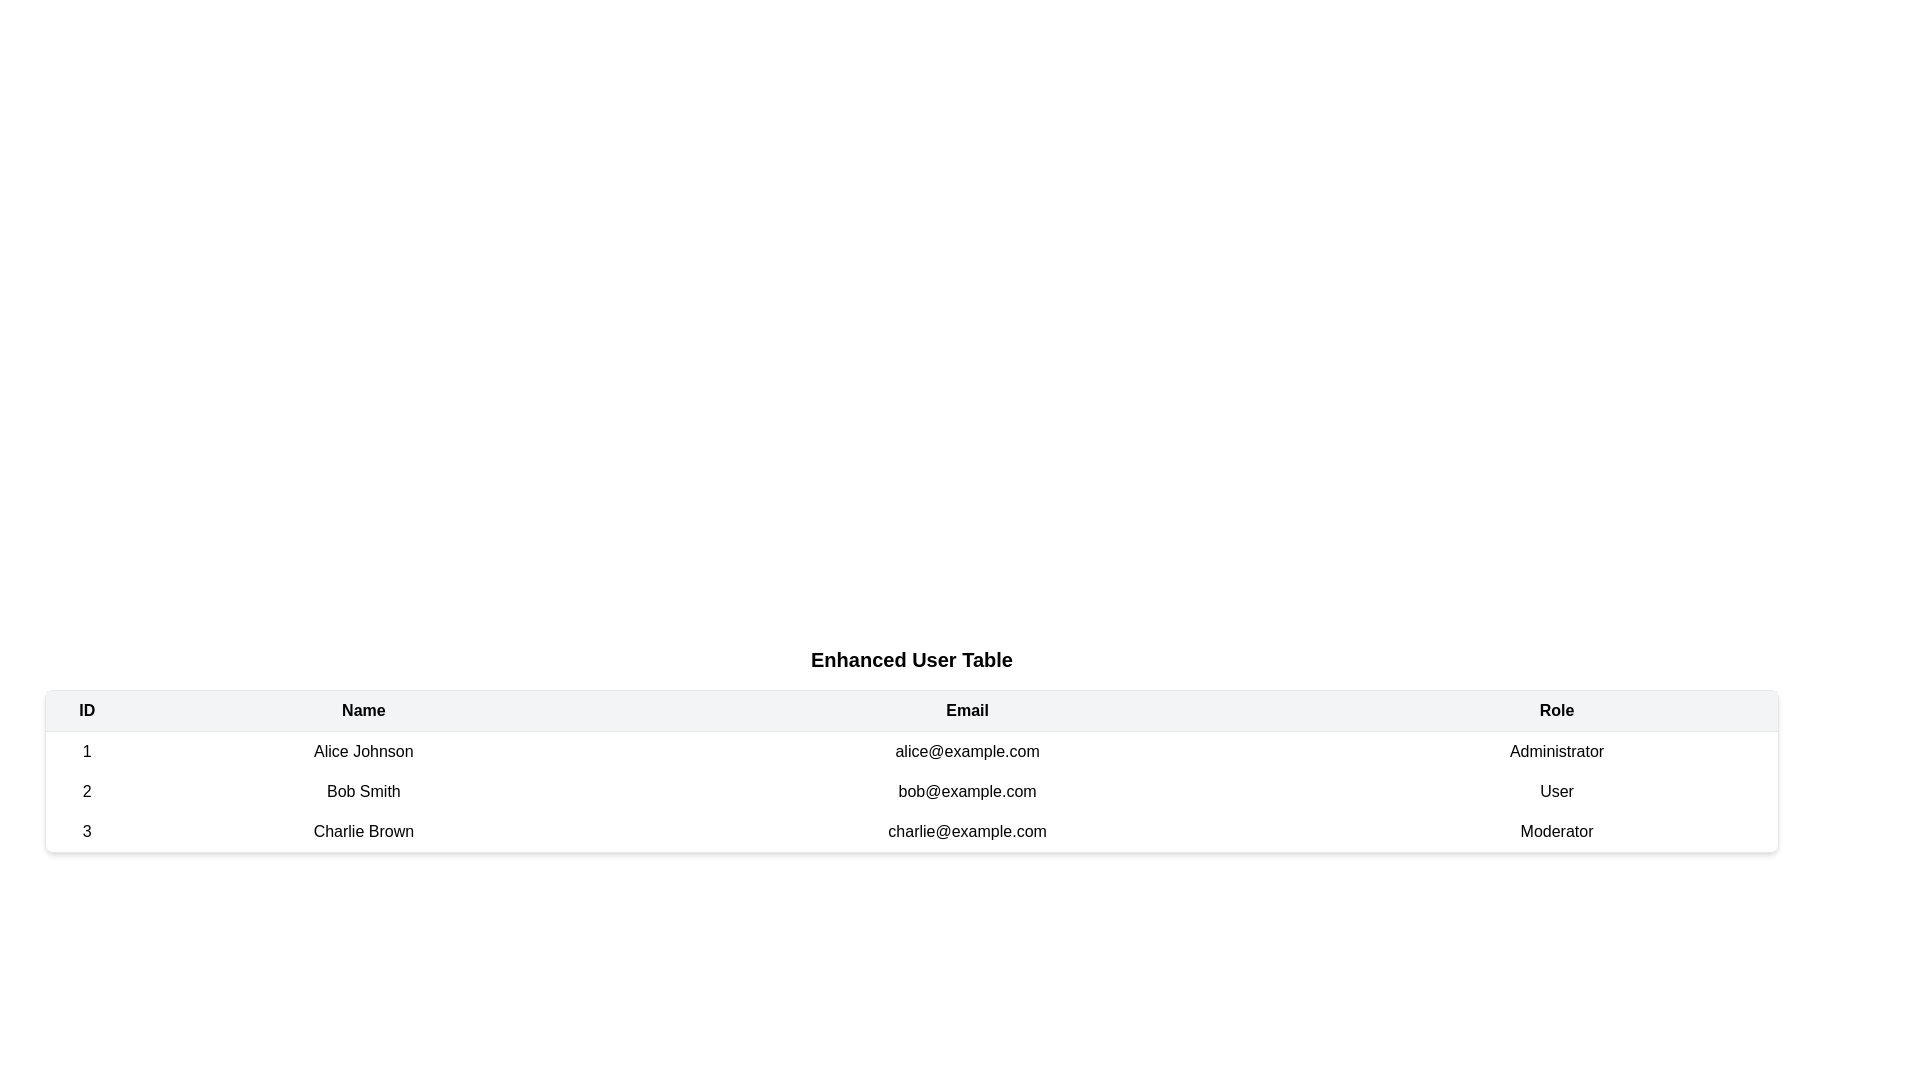 This screenshot has height=1080, width=1920. What do you see at coordinates (363, 790) in the screenshot?
I see `the Text label that displays the user name in the 'Name' column of the second row in the table, corresponding to user ID '2'` at bounding box center [363, 790].